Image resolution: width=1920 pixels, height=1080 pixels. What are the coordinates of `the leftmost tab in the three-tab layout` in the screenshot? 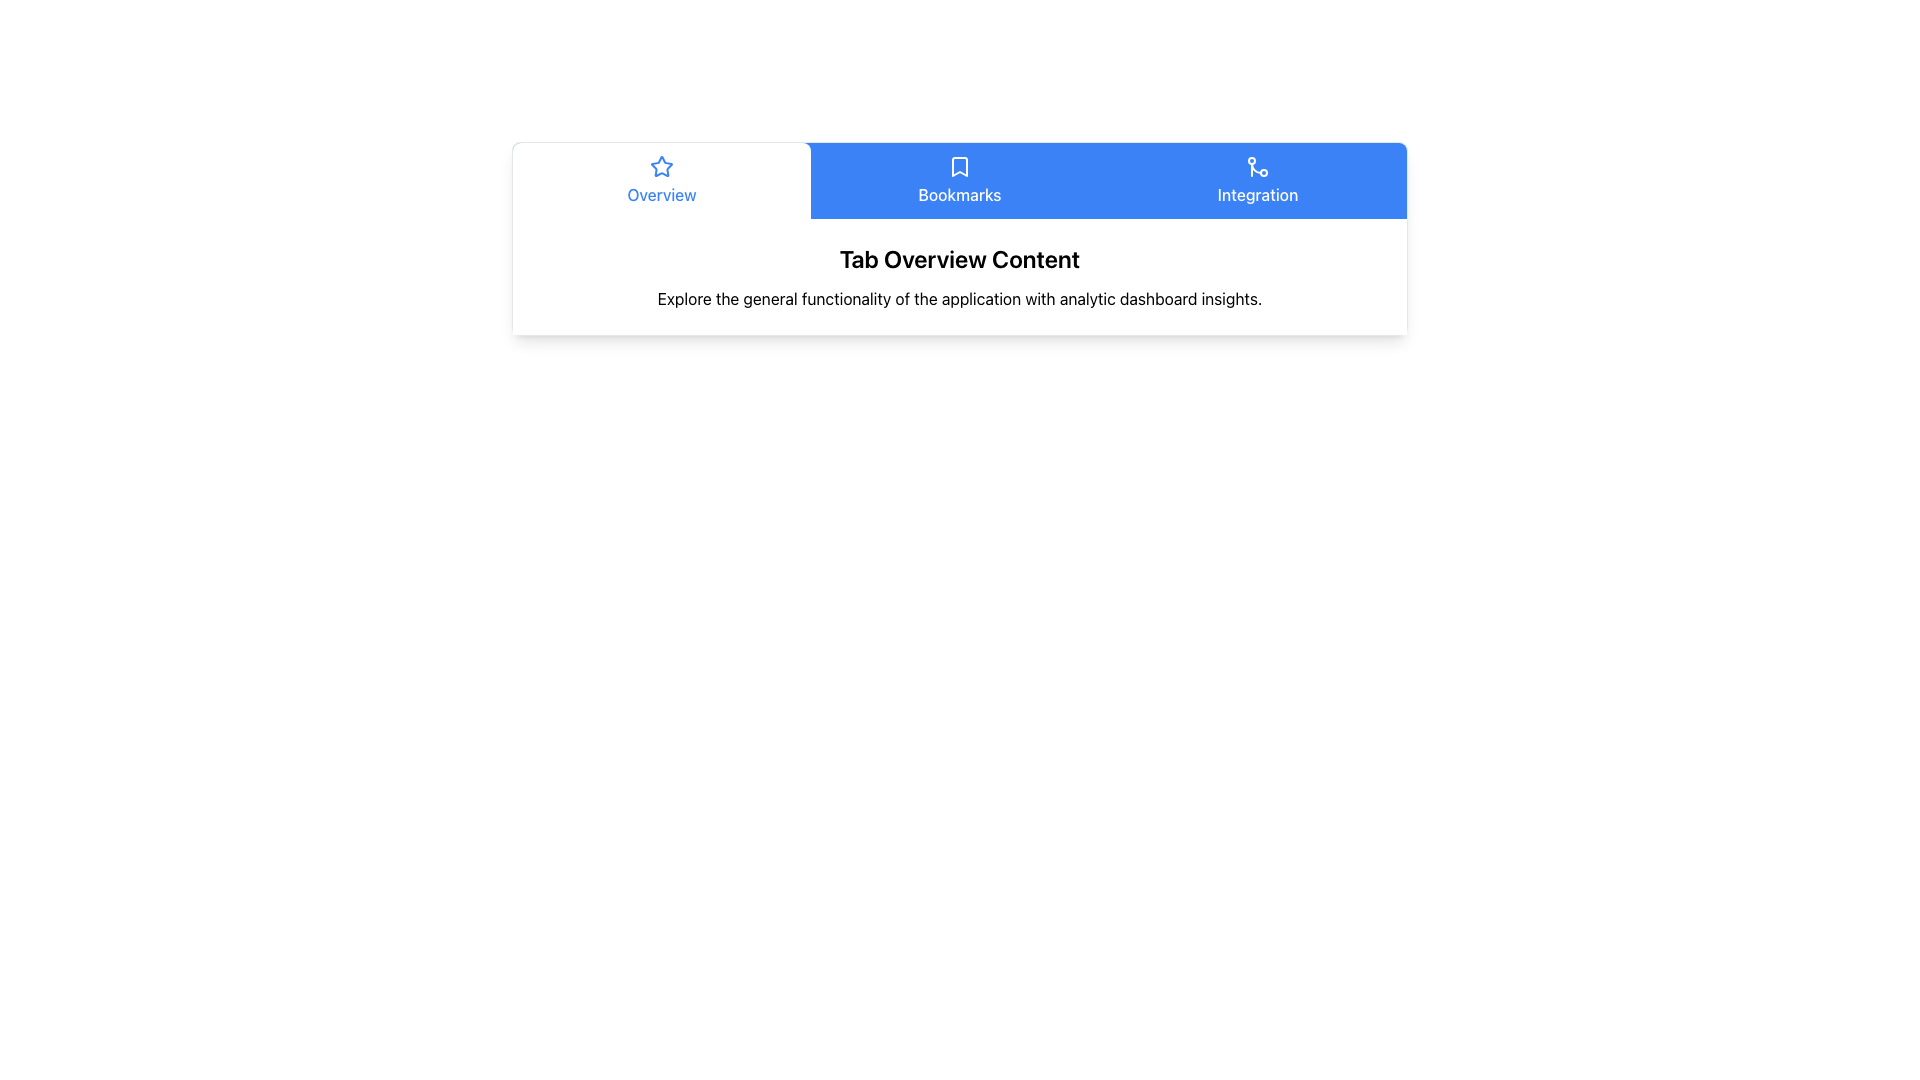 It's located at (662, 181).